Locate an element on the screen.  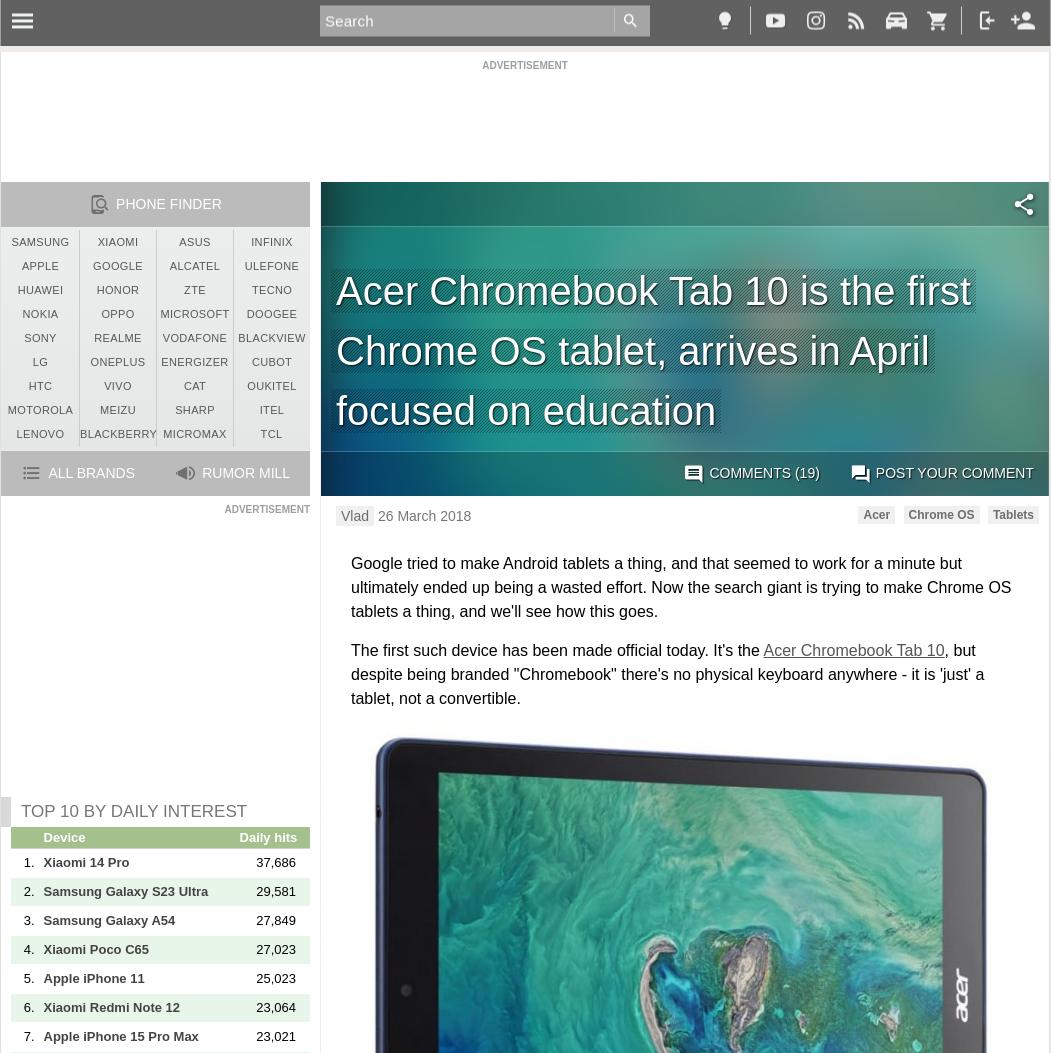
'Oppo' is located at coordinates (101, 314).